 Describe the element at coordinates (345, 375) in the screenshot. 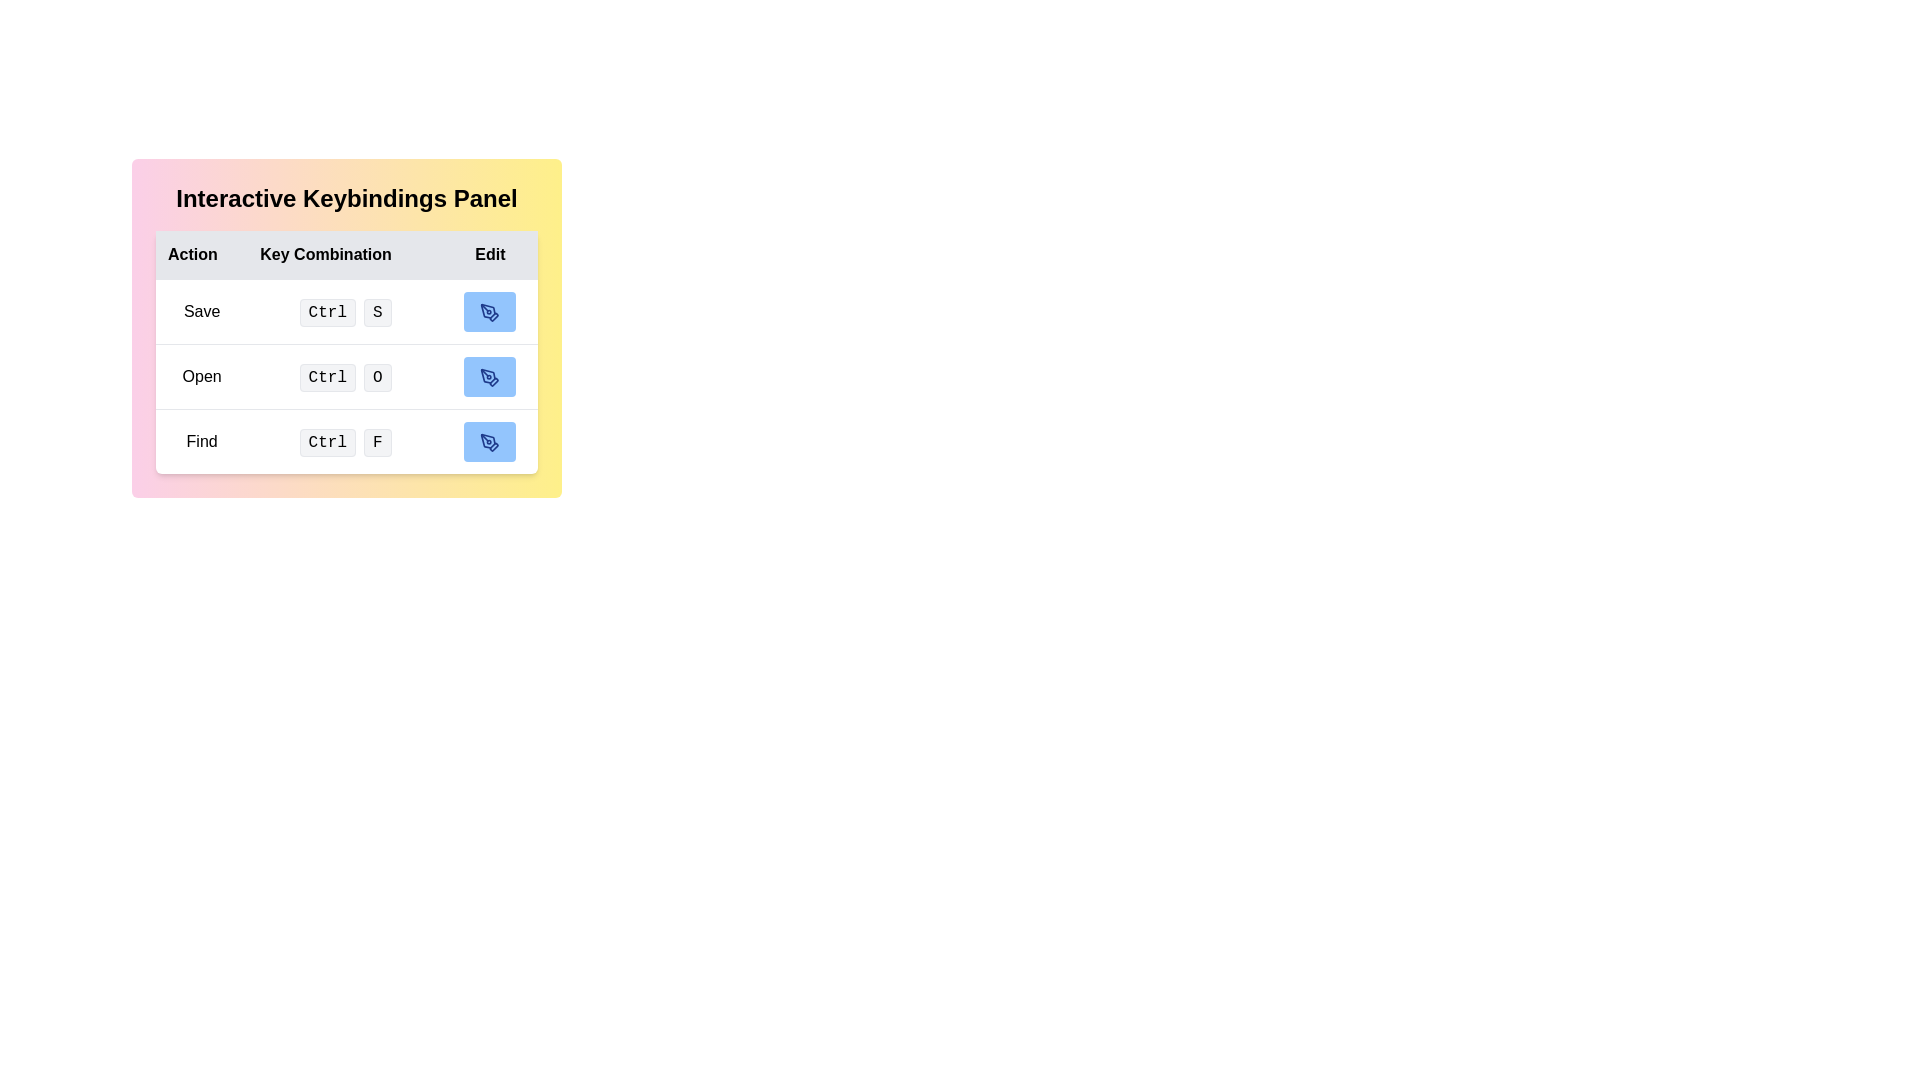

I see `the 'Ctrl' and 'O' buttons in the Key Combination section of the Interactive Keybindings Panel` at that location.